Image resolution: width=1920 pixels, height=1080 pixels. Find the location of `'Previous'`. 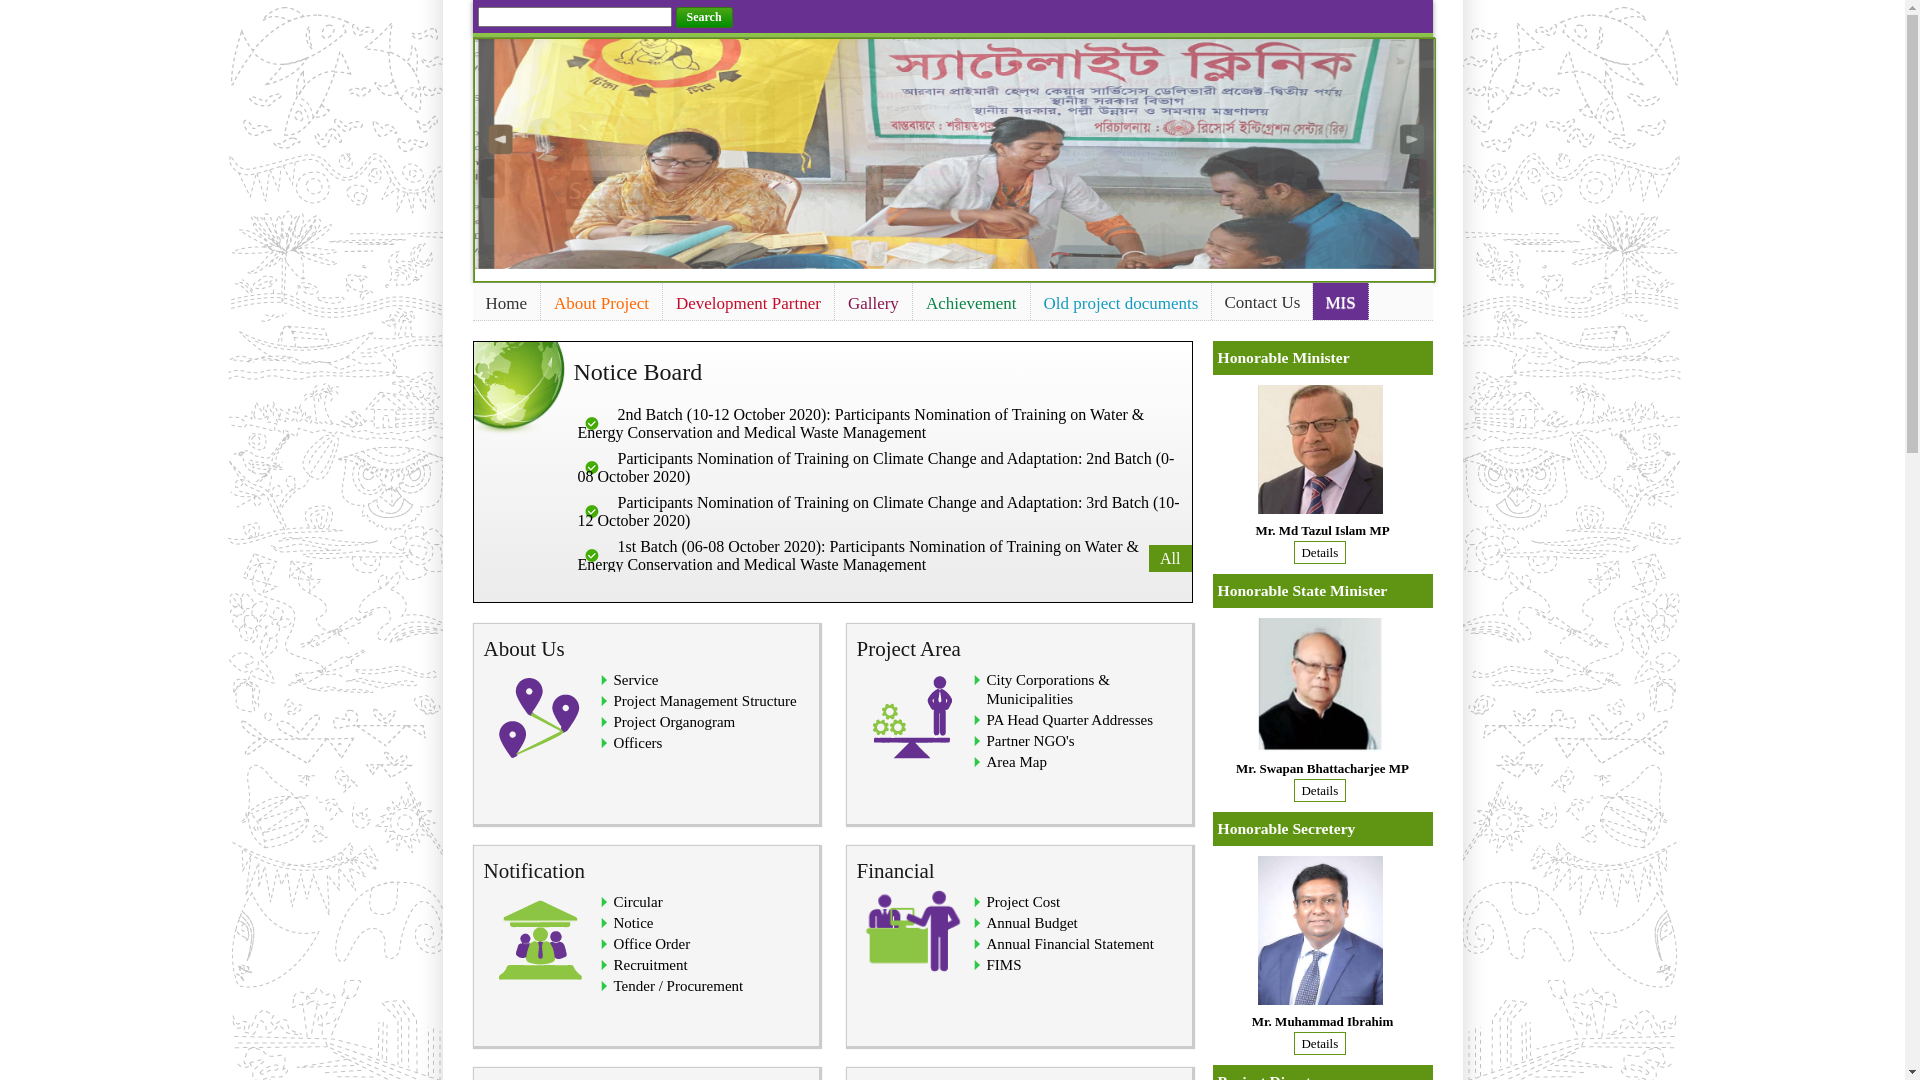

'Previous' is located at coordinates (473, 149).